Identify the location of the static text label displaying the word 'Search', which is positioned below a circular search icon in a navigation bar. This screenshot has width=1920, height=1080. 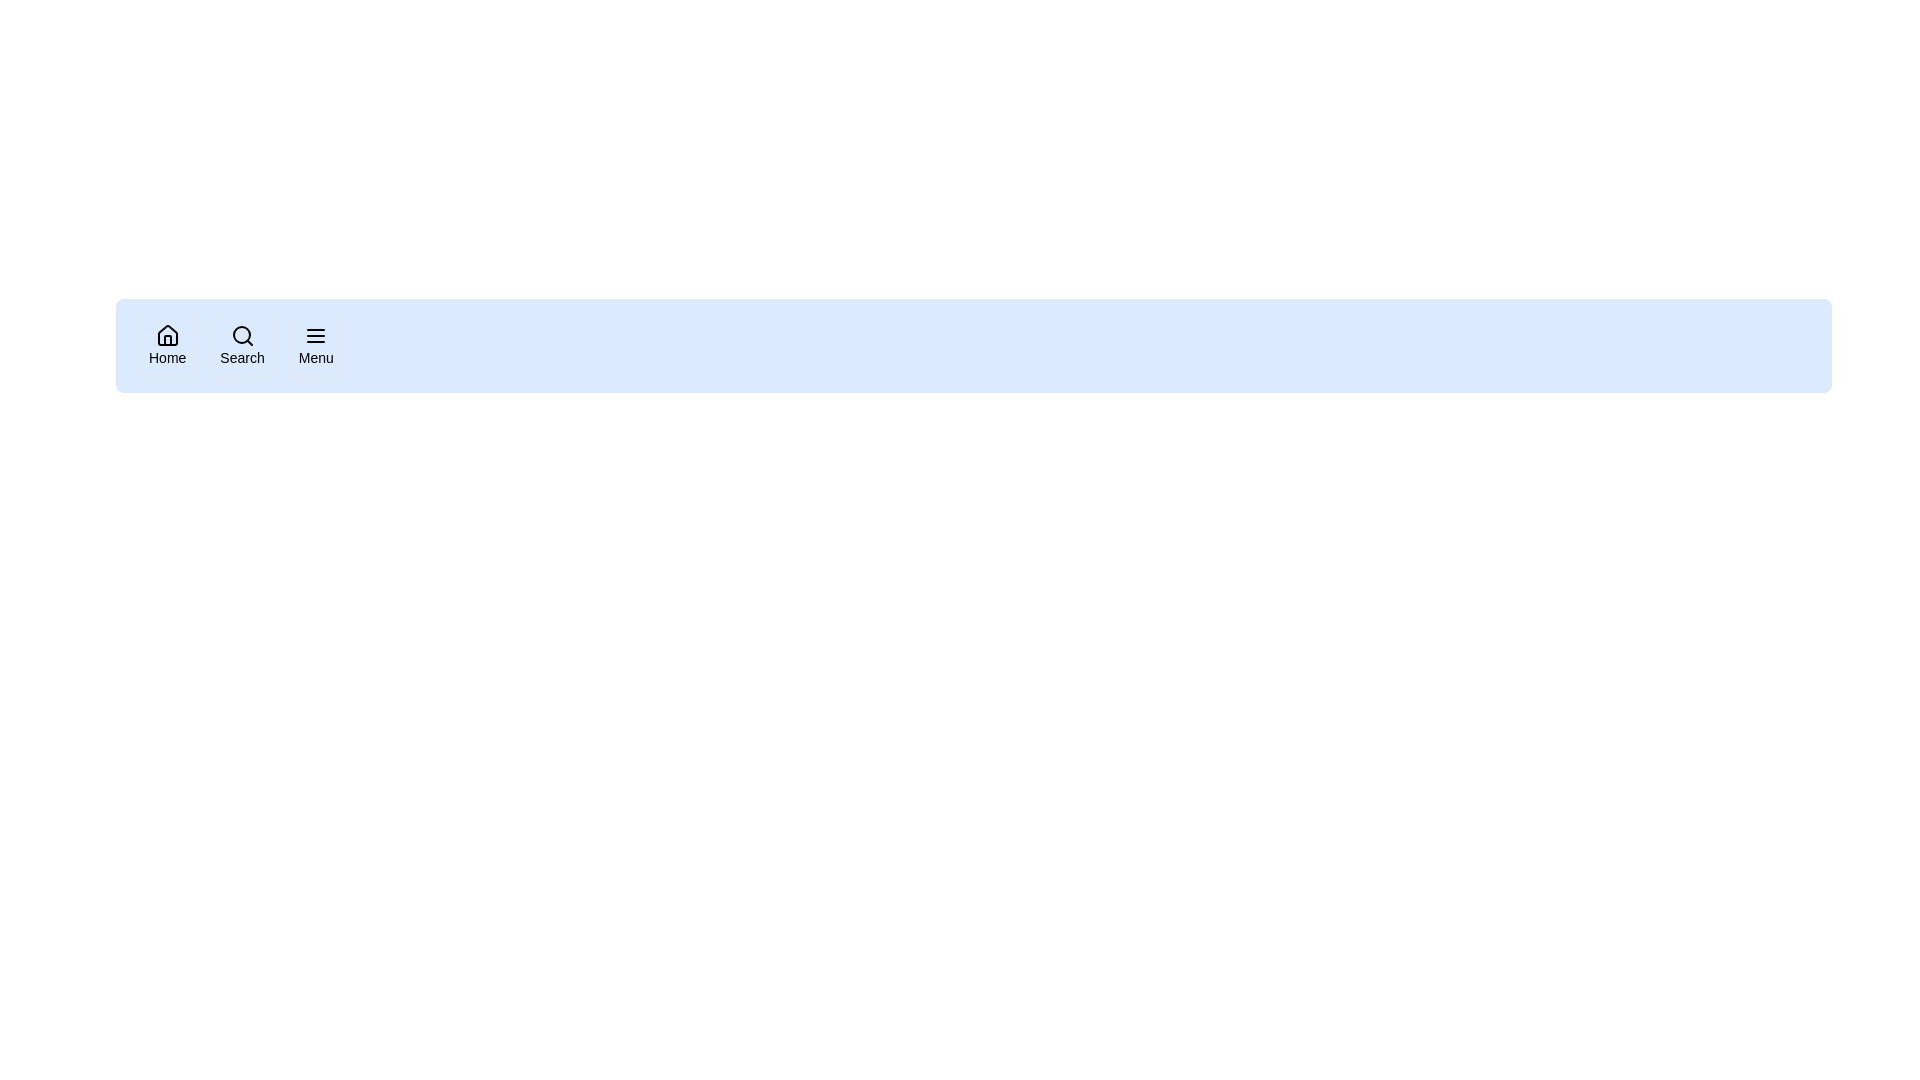
(241, 357).